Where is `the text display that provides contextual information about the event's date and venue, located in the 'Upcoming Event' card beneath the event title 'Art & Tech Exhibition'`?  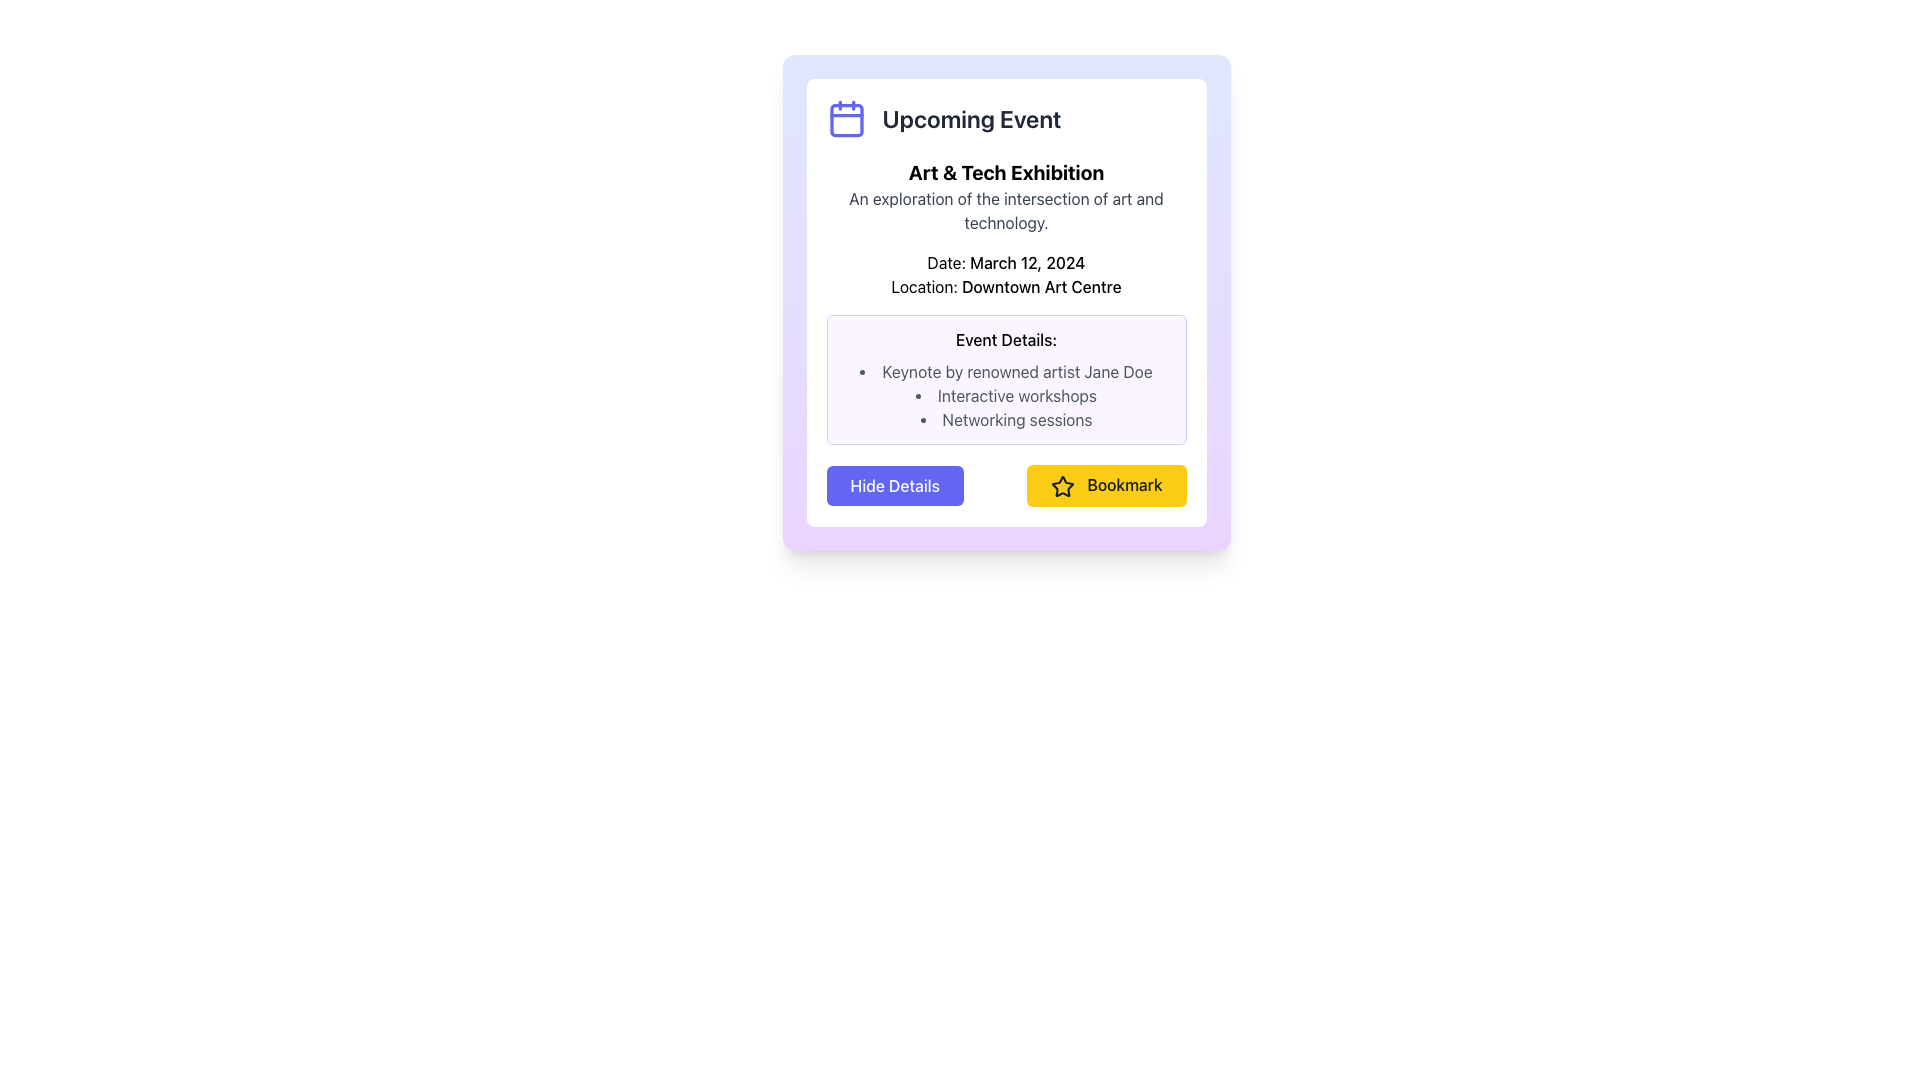 the text display that provides contextual information about the event's date and venue, located in the 'Upcoming Event' card beneath the event title 'Art & Tech Exhibition' is located at coordinates (1006, 274).